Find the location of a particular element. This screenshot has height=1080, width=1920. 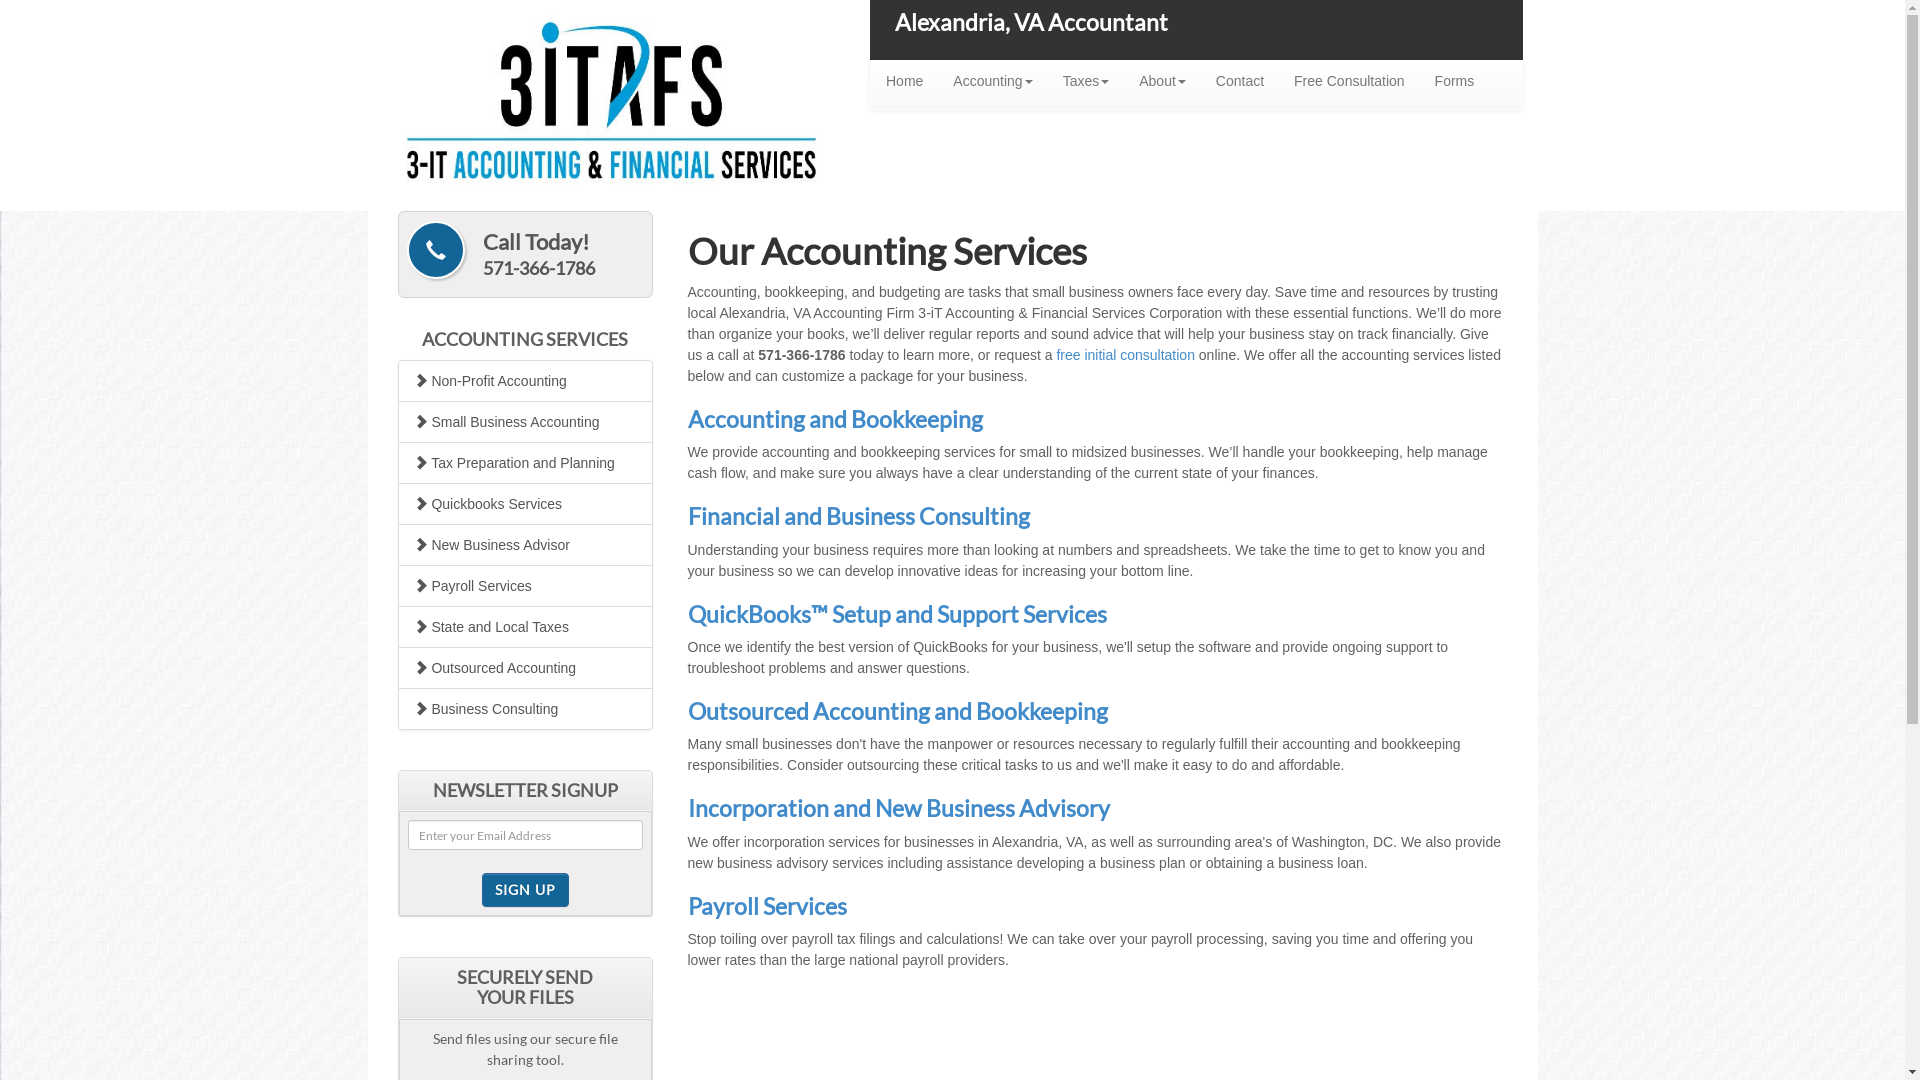

'Small Business Accounting' is located at coordinates (525, 420).